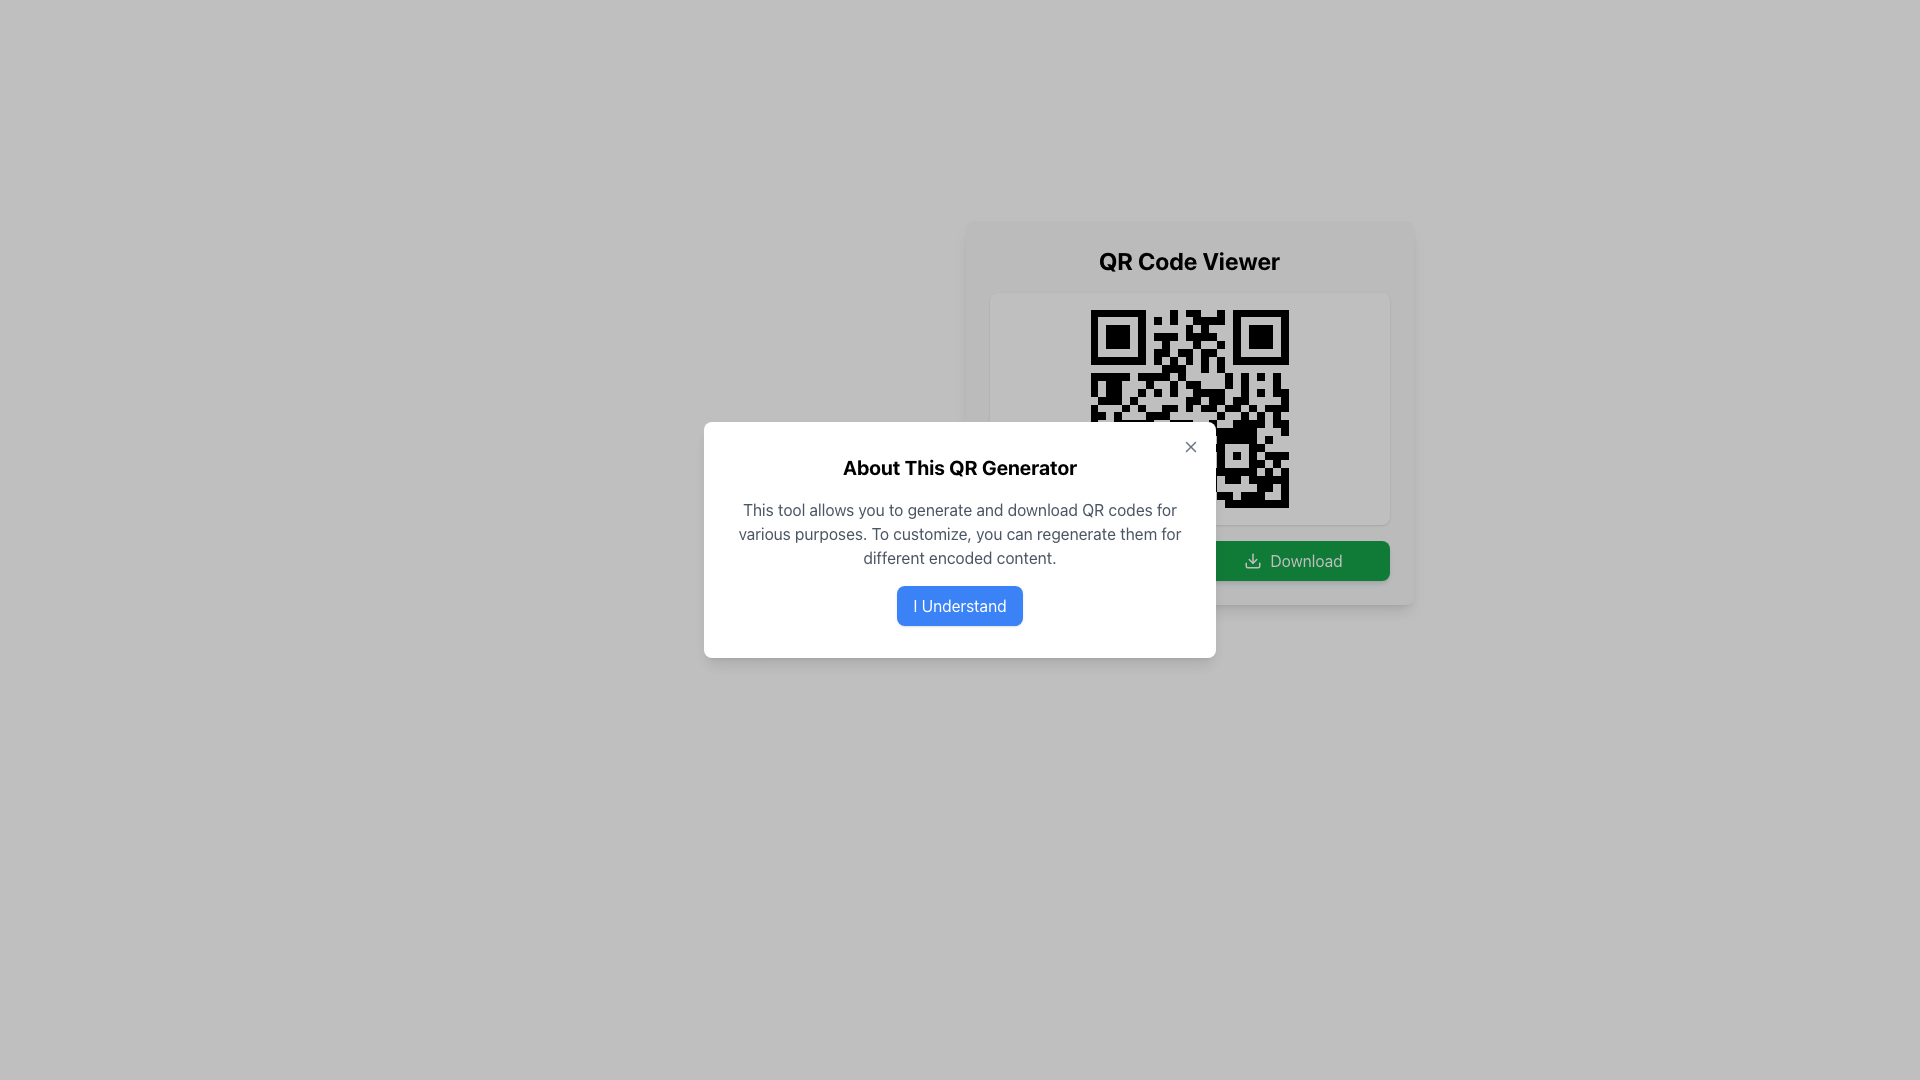 The height and width of the screenshot is (1080, 1920). Describe the element at coordinates (1293, 560) in the screenshot. I see `the 'Download' button with a green background and white text, which is the second button in a horizontal layout, to initiate the file download` at that location.